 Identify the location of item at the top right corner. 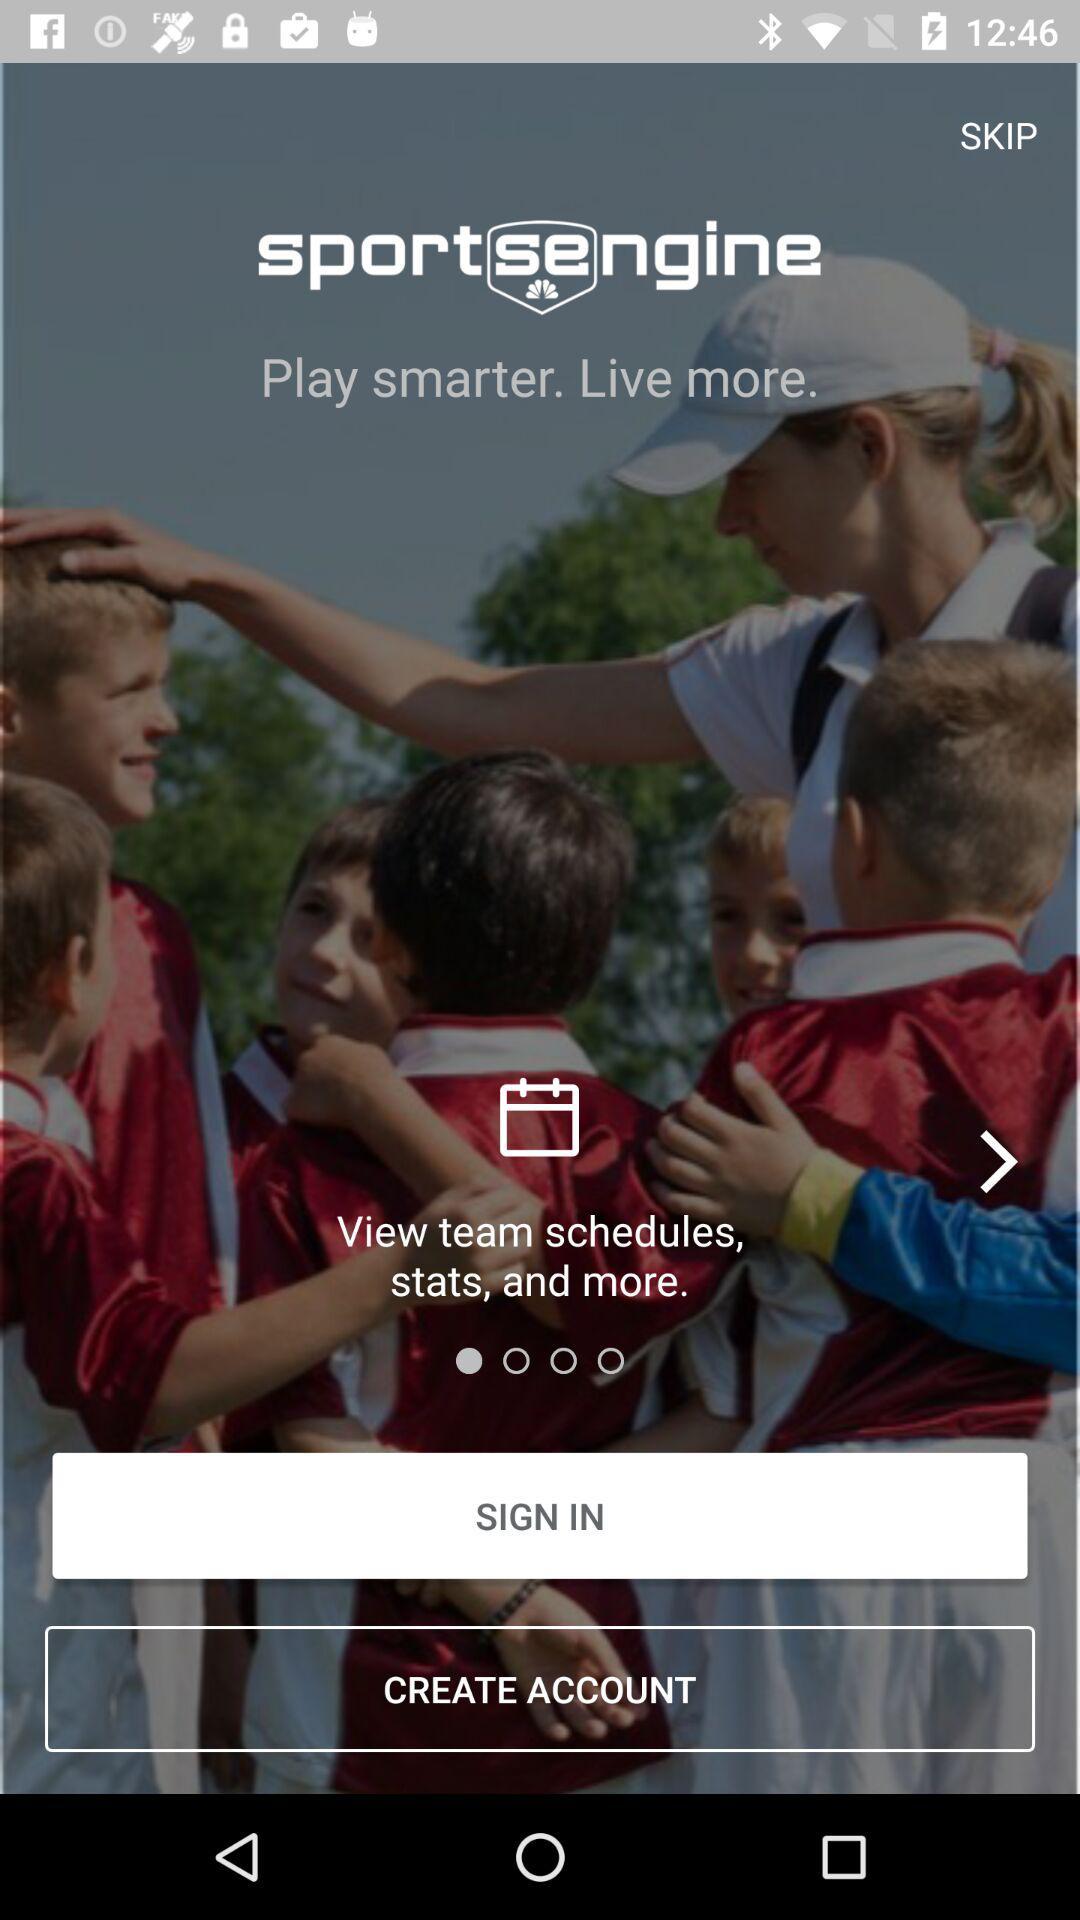
(999, 133).